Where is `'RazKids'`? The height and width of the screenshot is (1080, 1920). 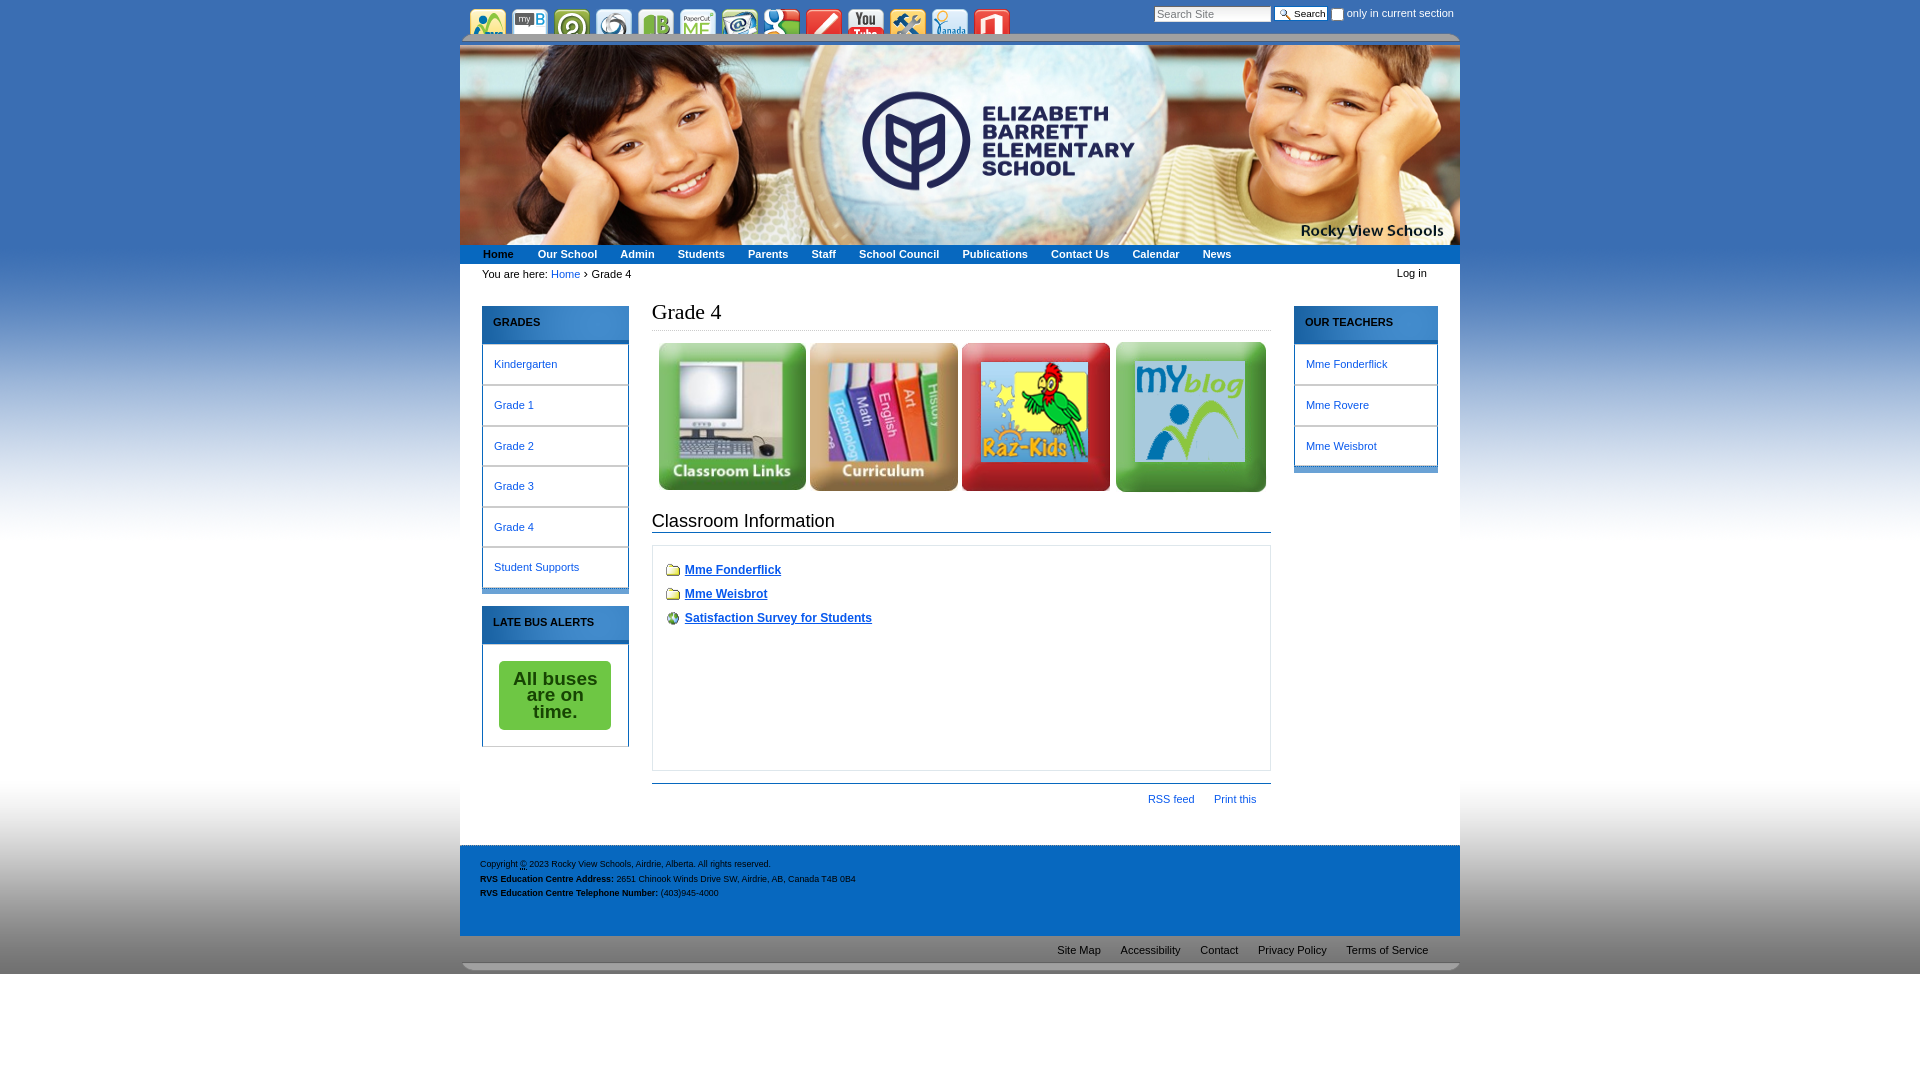
'RazKids' is located at coordinates (1036, 415).